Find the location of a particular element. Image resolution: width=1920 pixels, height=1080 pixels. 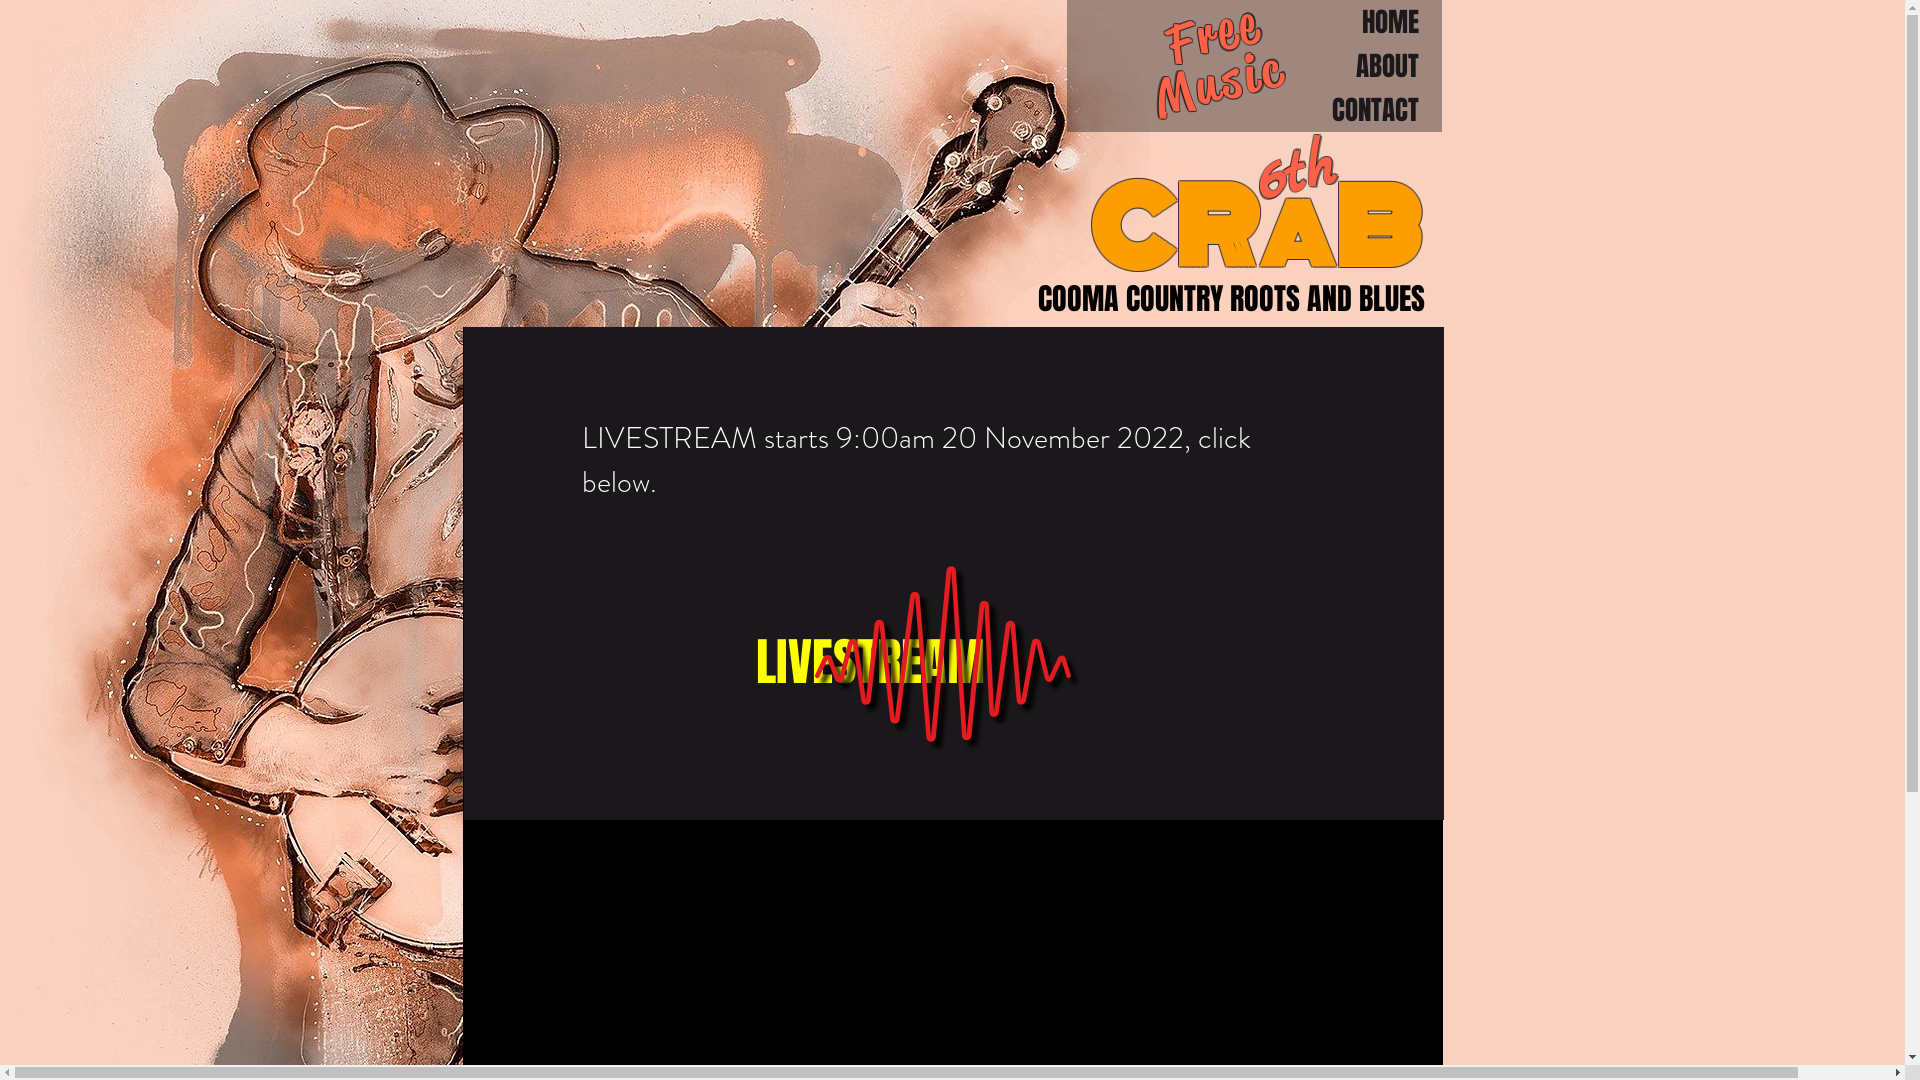

'LIVESTREAM starts 9:00am 20 November 2022, click below.' is located at coordinates (915, 459).